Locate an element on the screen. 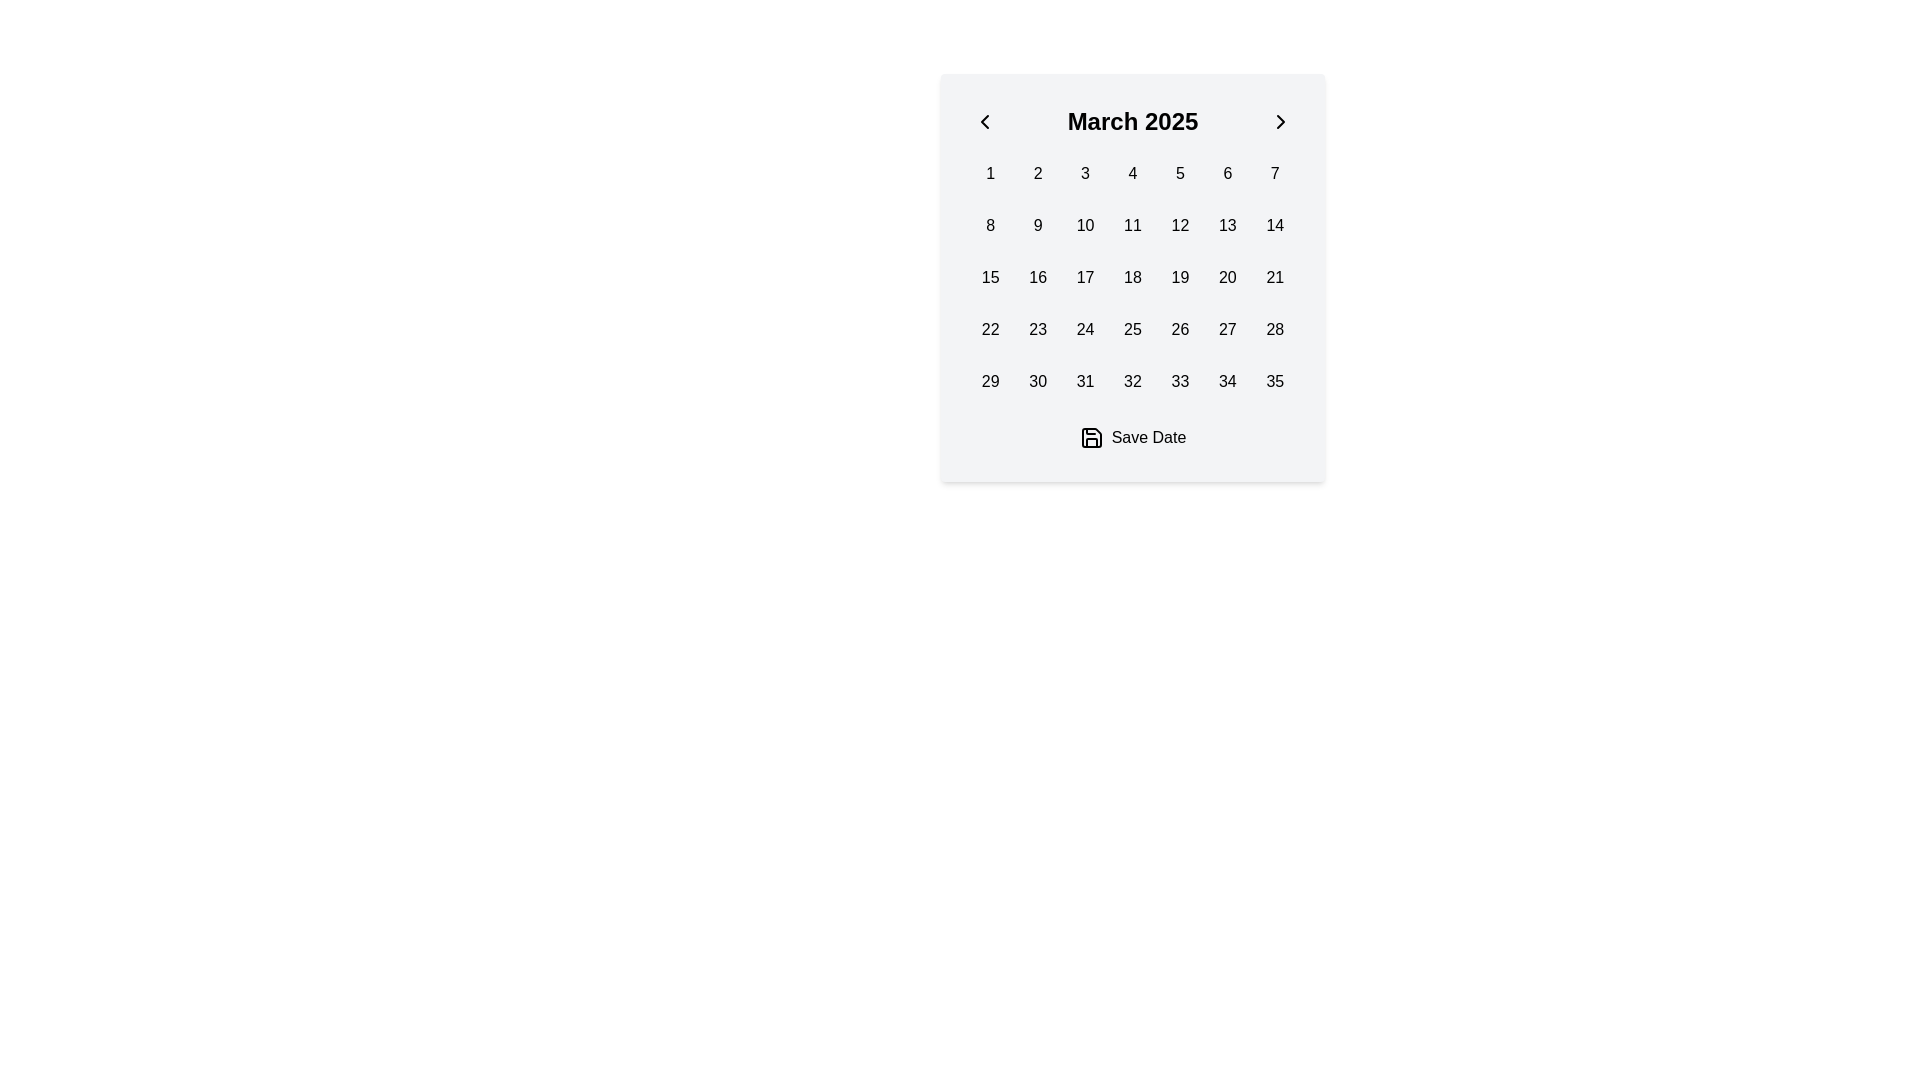 The image size is (1920, 1080). the selectable day button '10' in the March 2025 calendar interface is located at coordinates (1084, 225).